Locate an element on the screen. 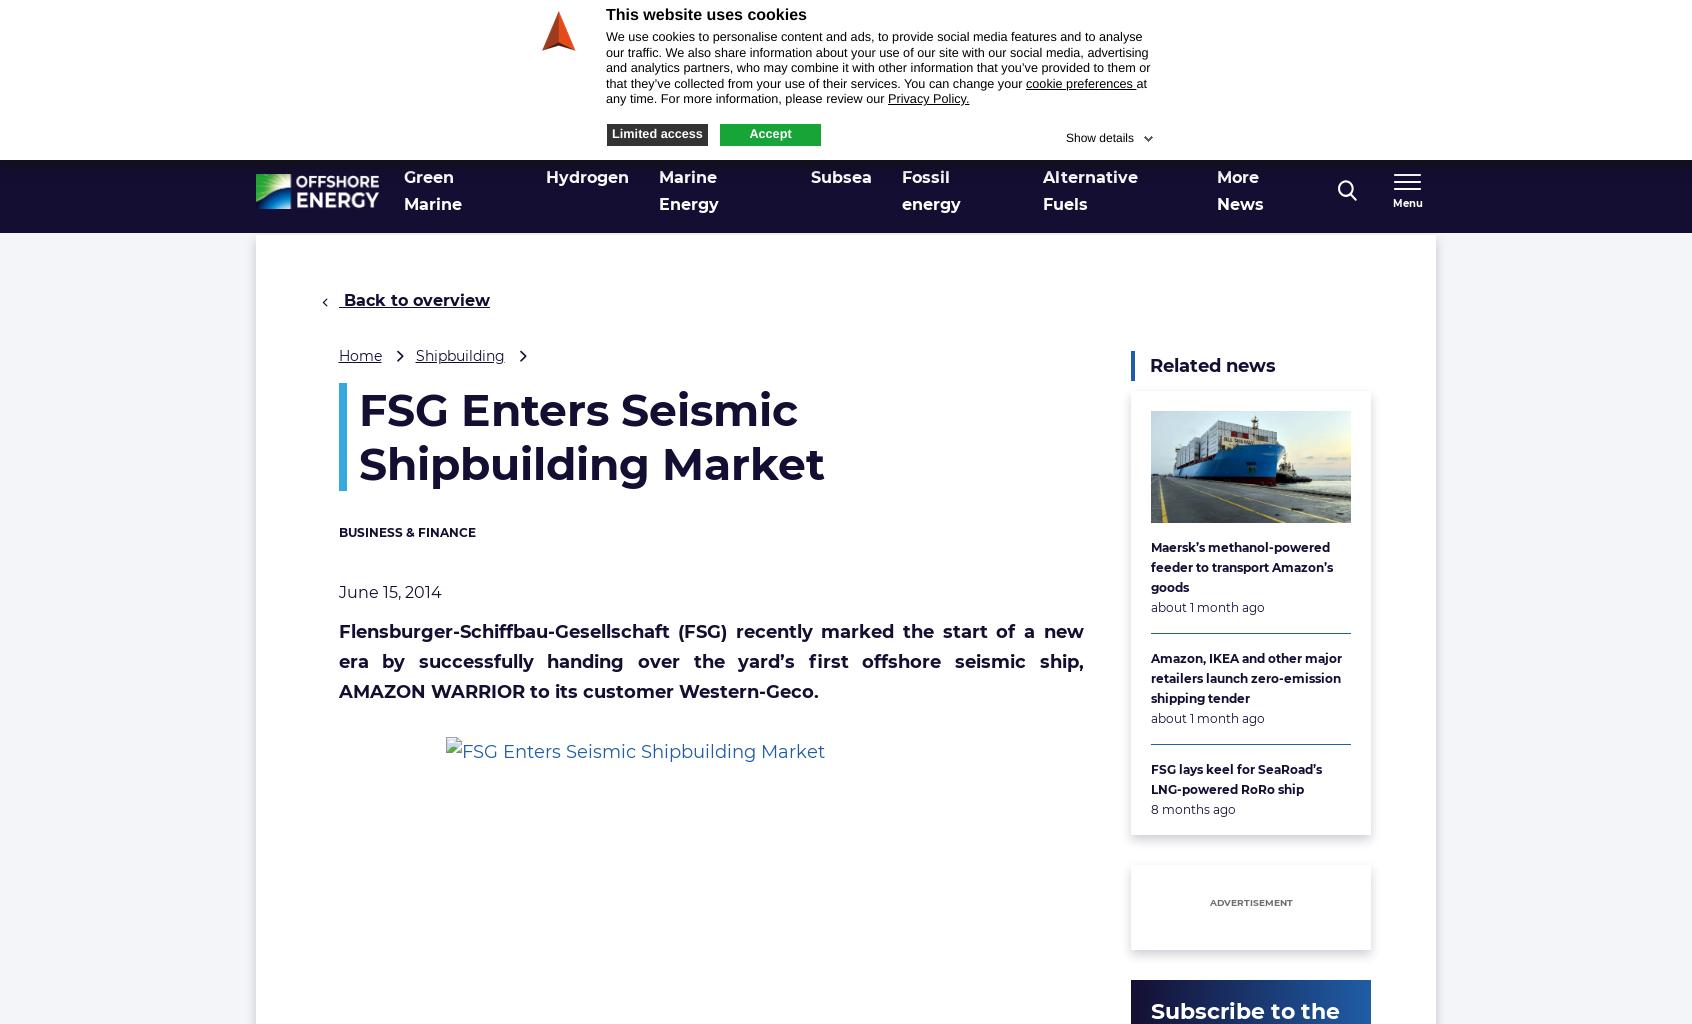  'Alternative Fuels' is located at coordinates (1089, 190).